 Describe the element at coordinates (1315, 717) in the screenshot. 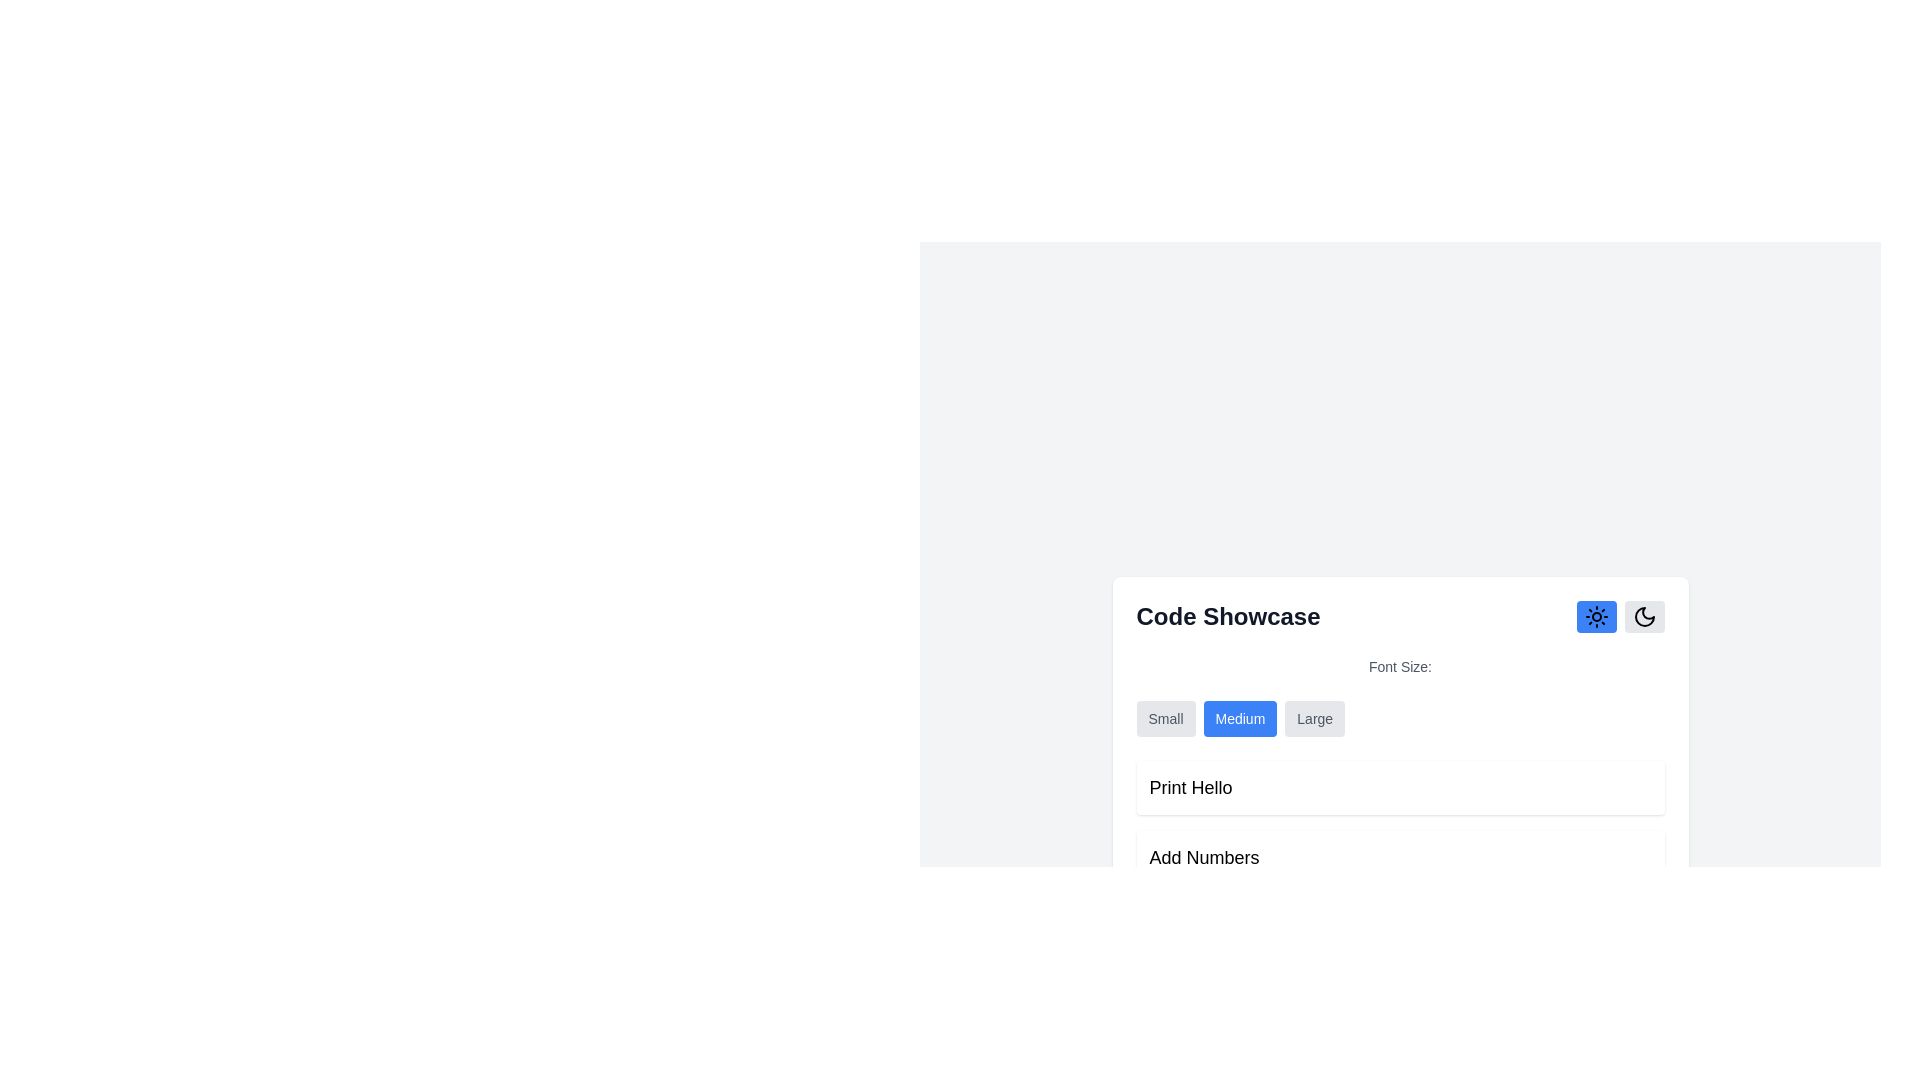

I see `keyboard navigation` at that location.